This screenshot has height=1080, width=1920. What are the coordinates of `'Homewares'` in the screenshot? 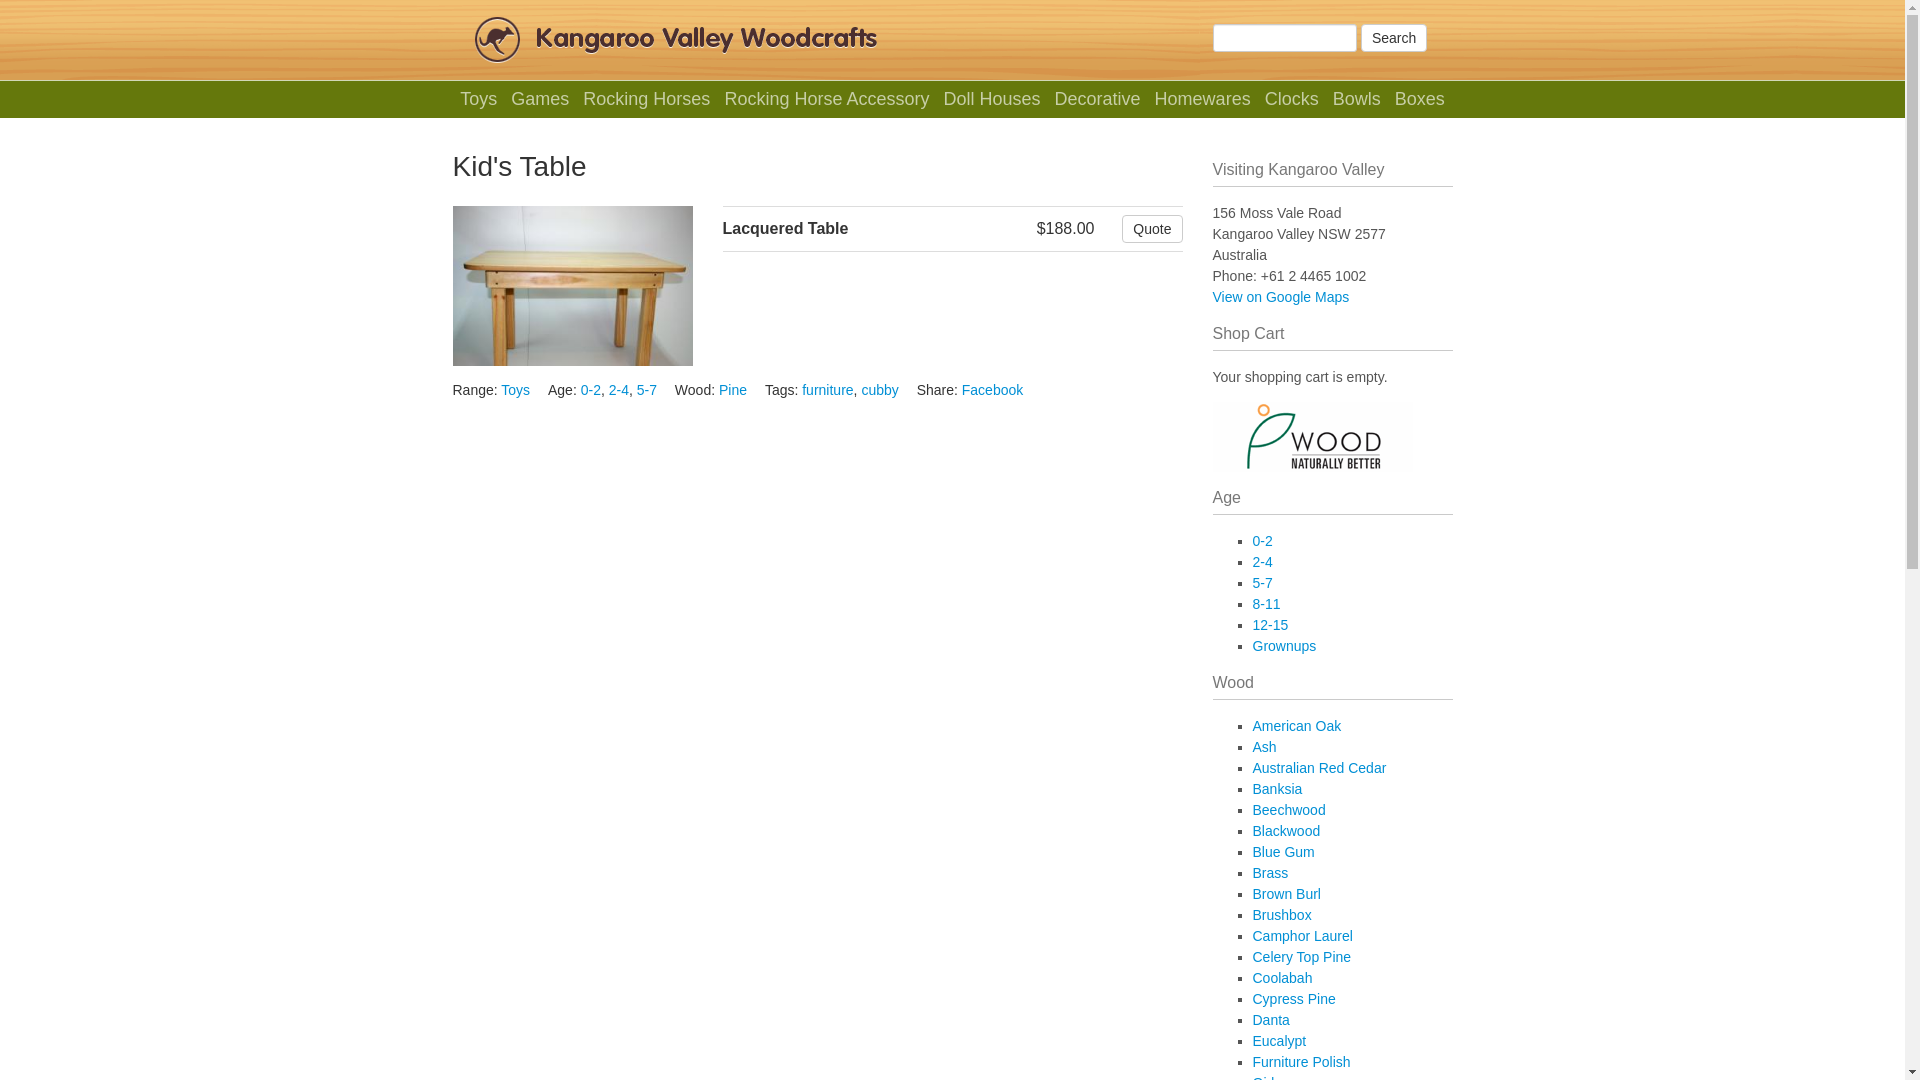 It's located at (1150, 99).